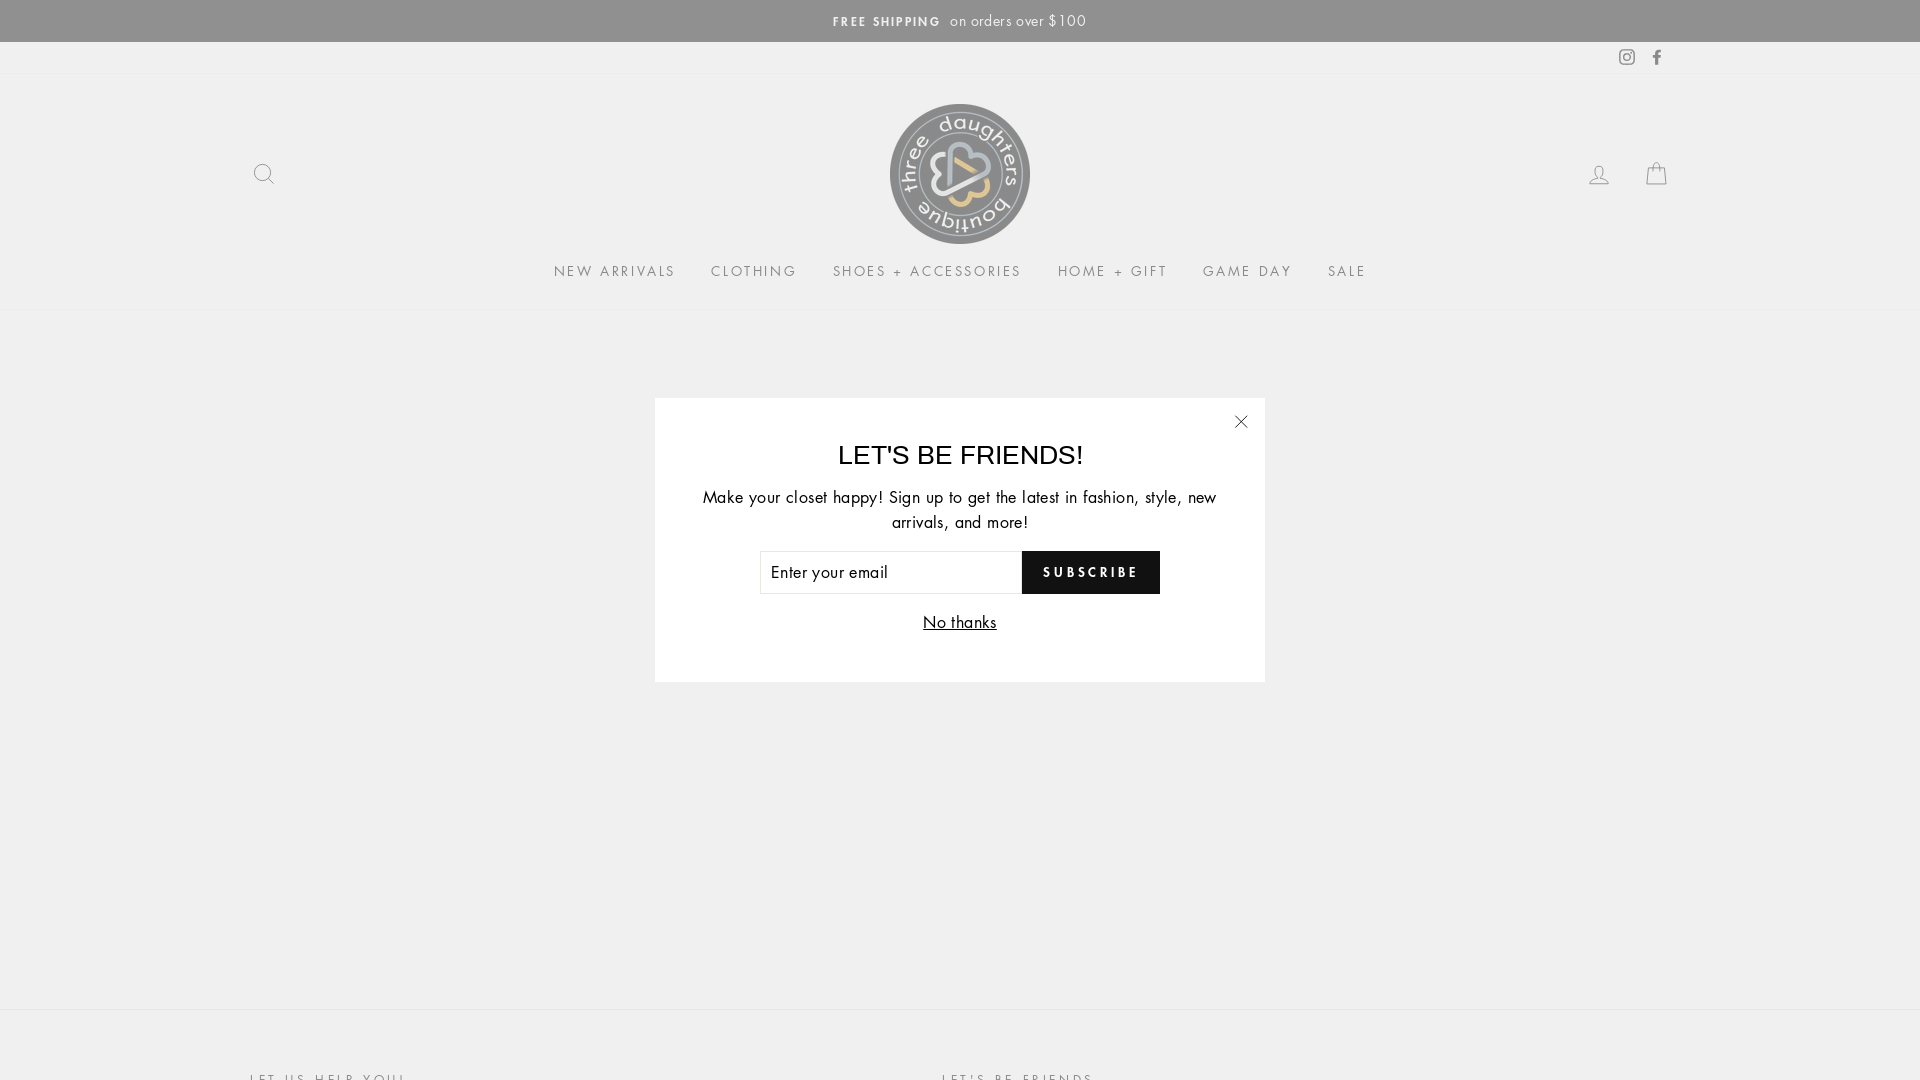 This screenshot has height=1080, width=1920. I want to click on 'No thanks', so click(960, 622).